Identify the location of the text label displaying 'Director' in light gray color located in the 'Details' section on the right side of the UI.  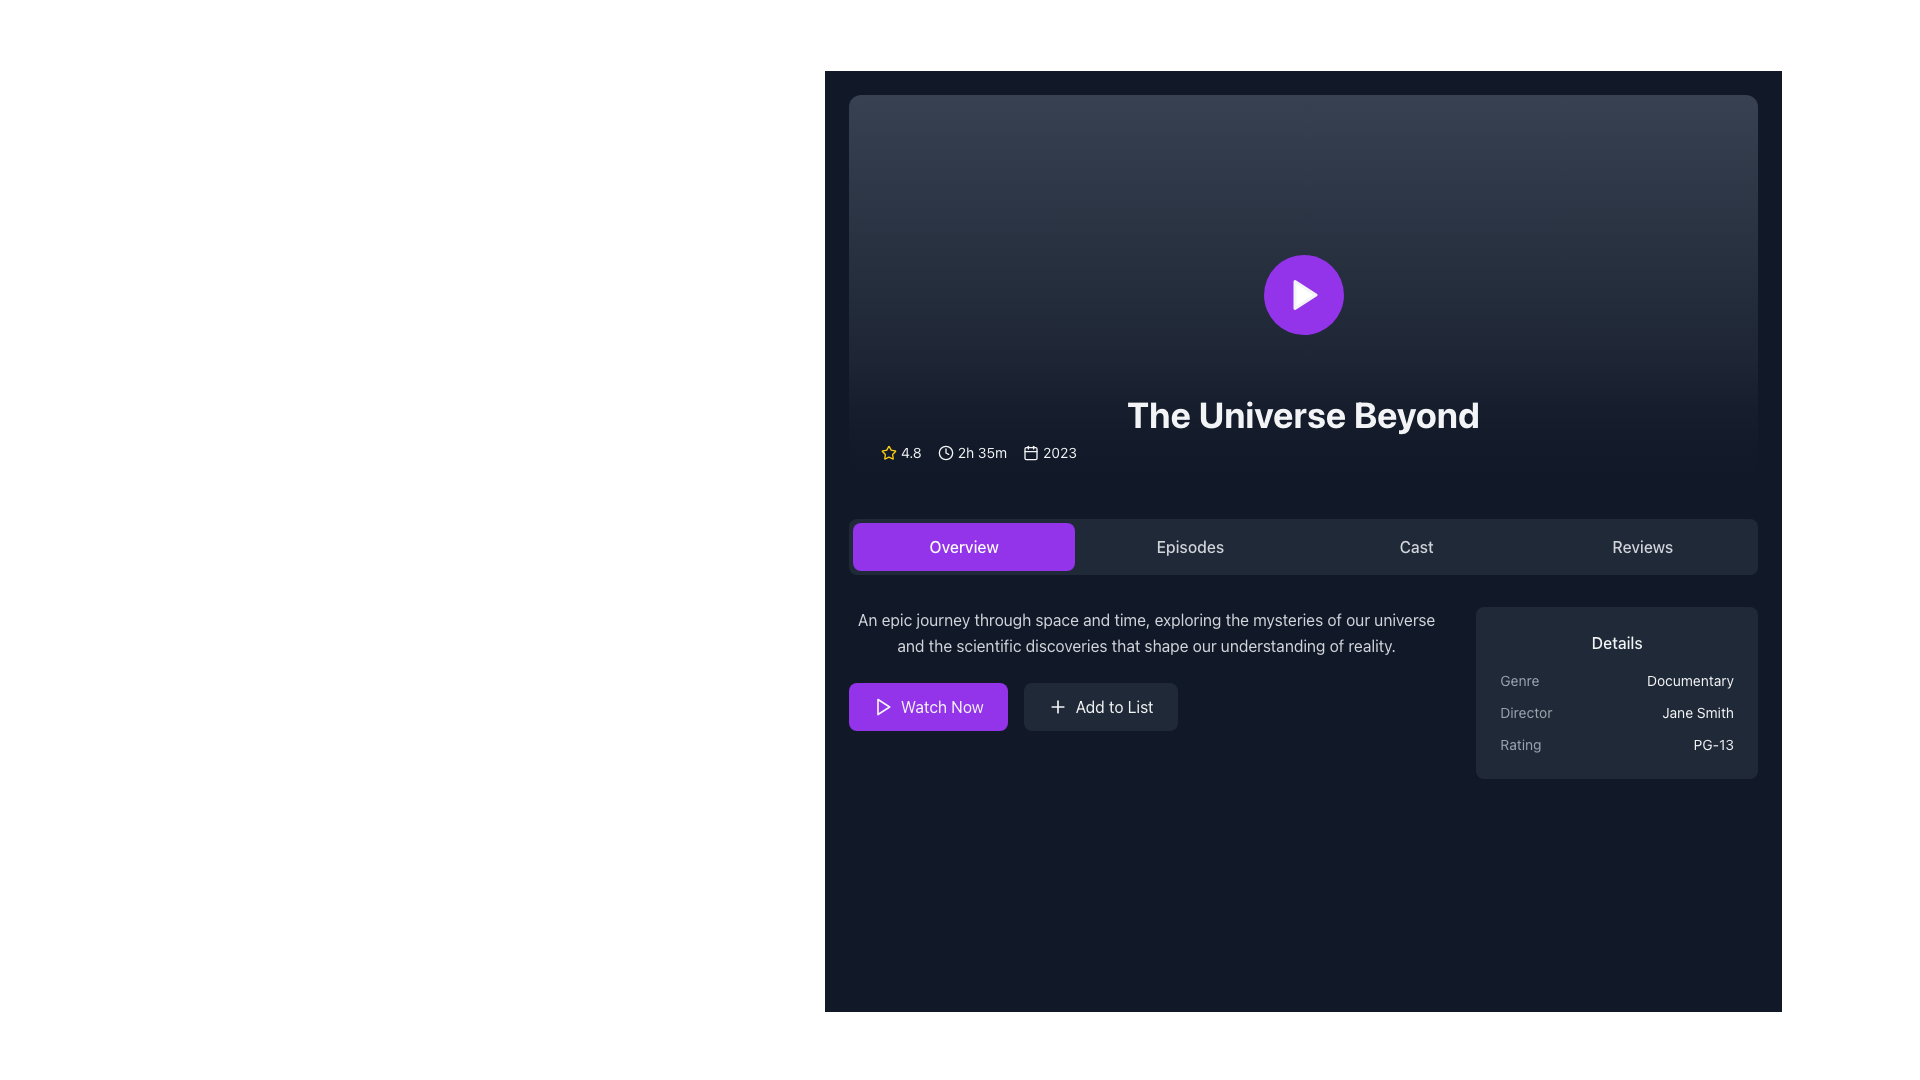
(1525, 712).